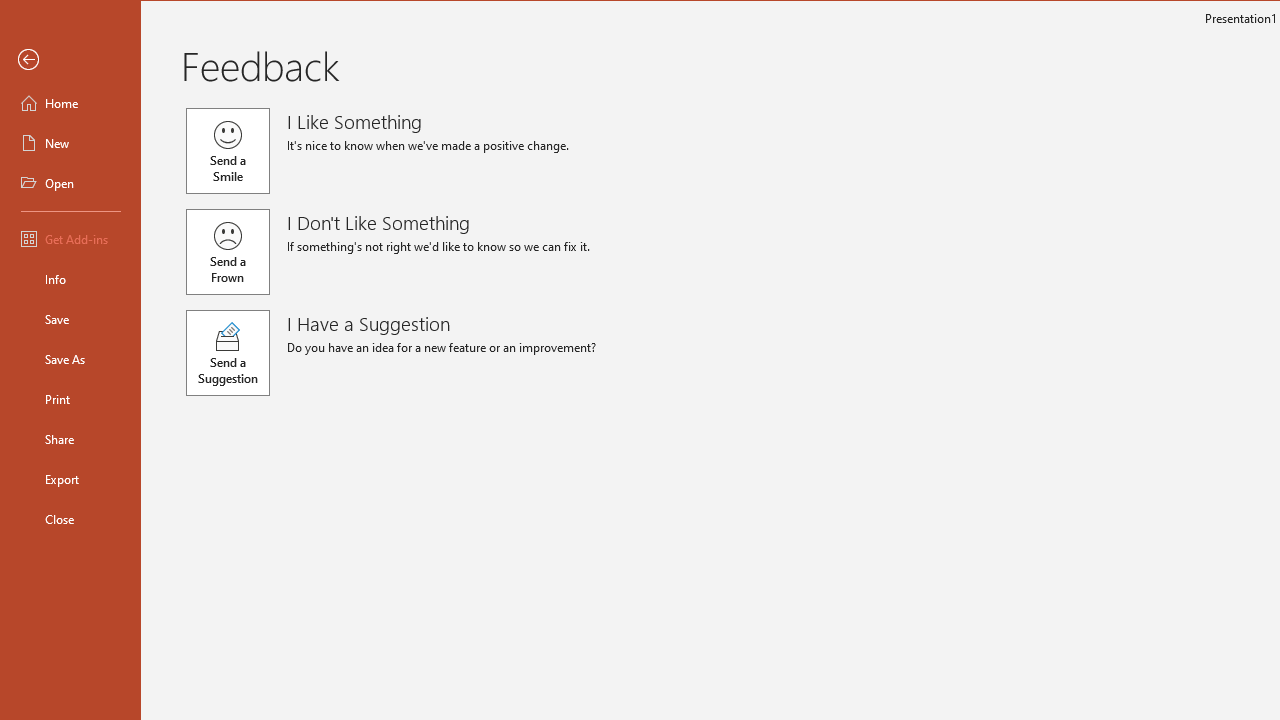  What do you see at coordinates (227, 352) in the screenshot?
I see `'Send a Suggestion'` at bounding box center [227, 352].